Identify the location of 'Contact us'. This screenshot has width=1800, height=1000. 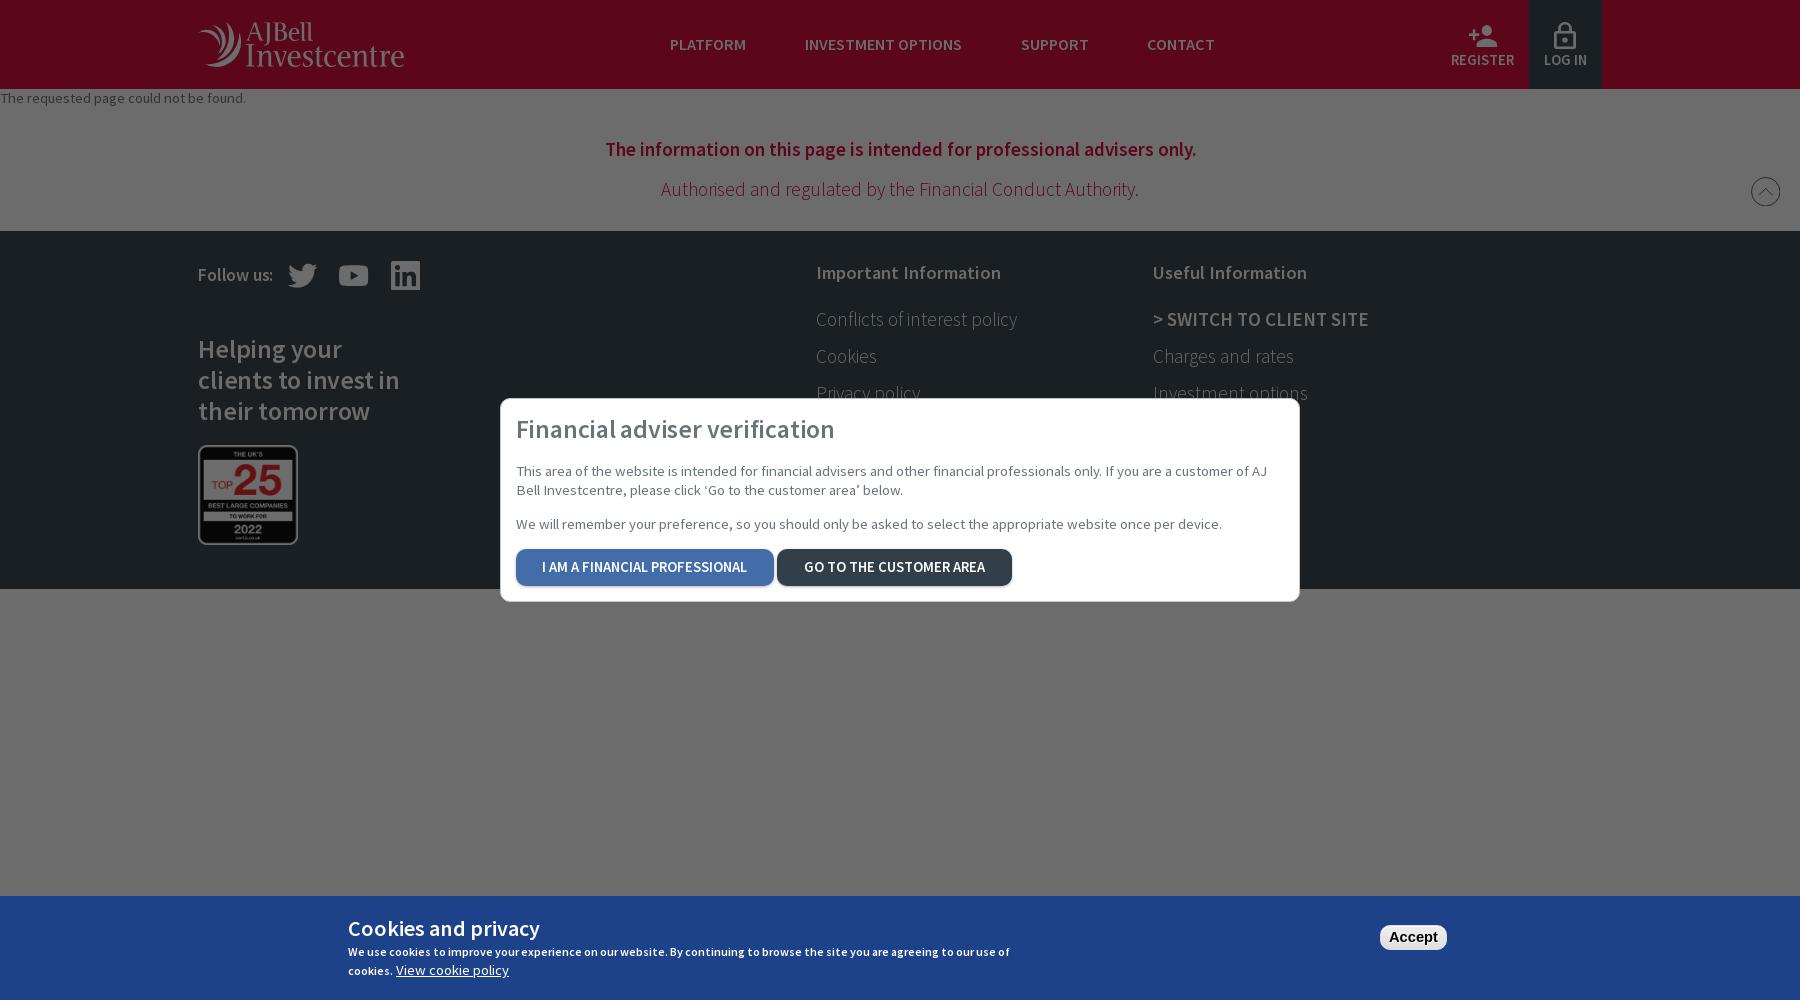
(1193, 429).